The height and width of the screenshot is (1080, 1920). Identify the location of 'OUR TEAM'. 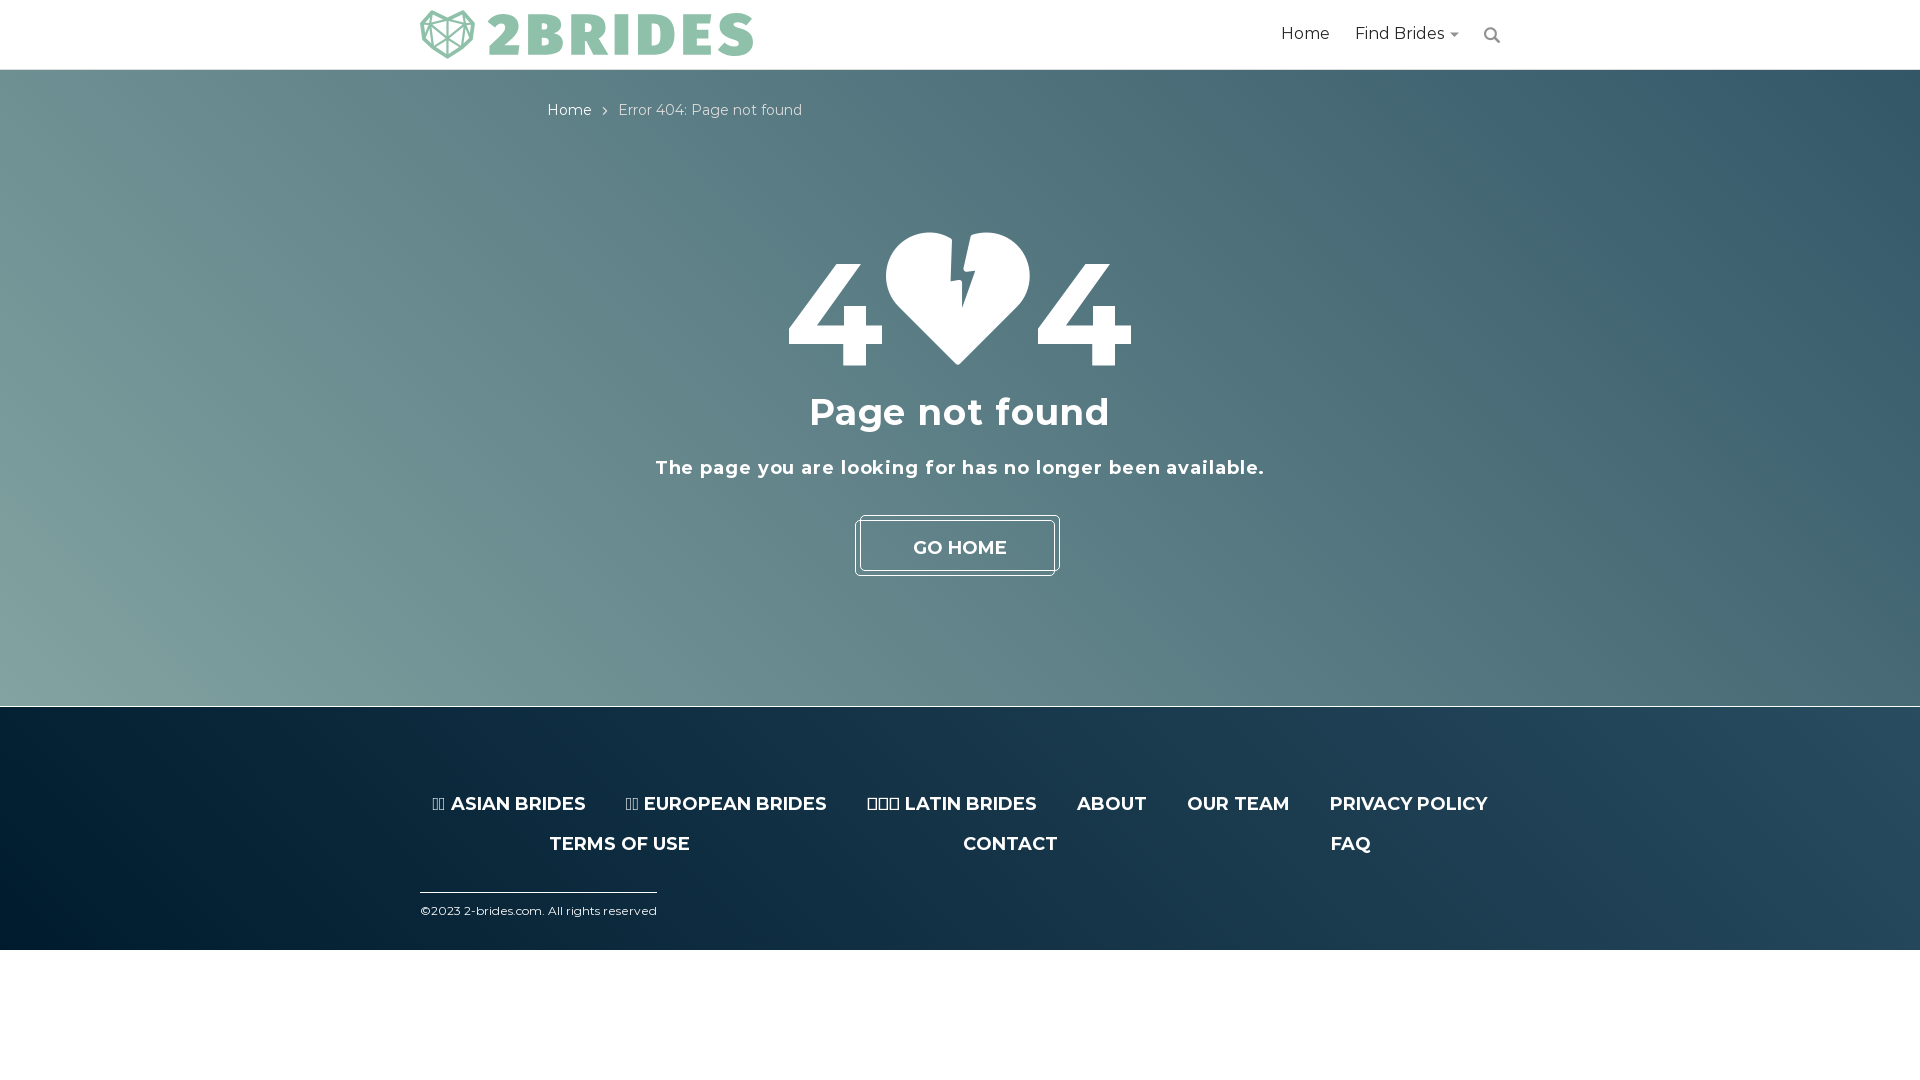
(1237, 802).